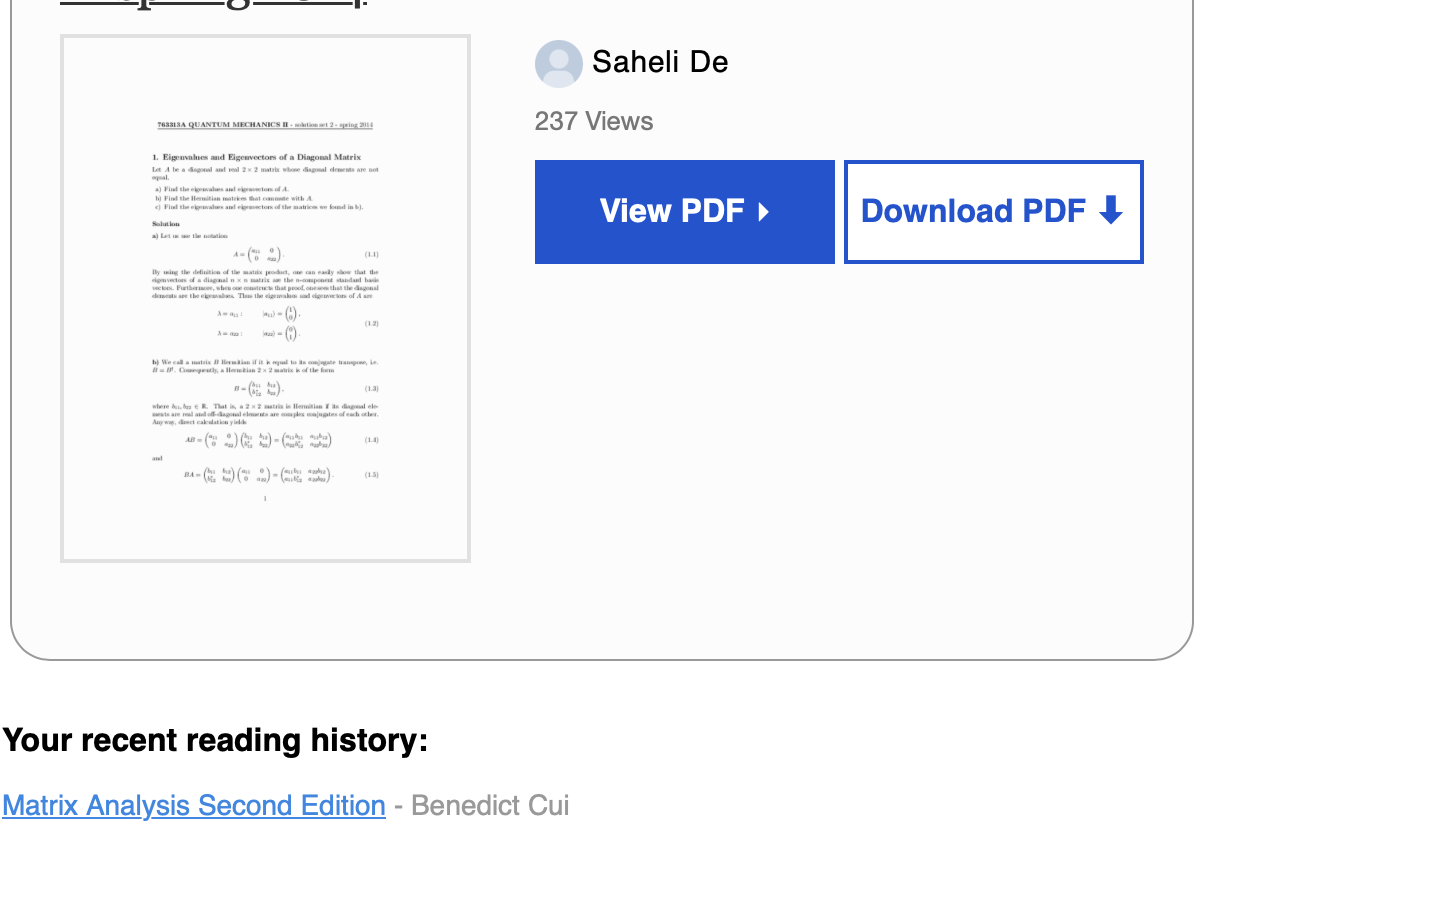  Describe the element at coordinates (685, 212) in the screenshot. I see `'View PDF ▸'` at that location.